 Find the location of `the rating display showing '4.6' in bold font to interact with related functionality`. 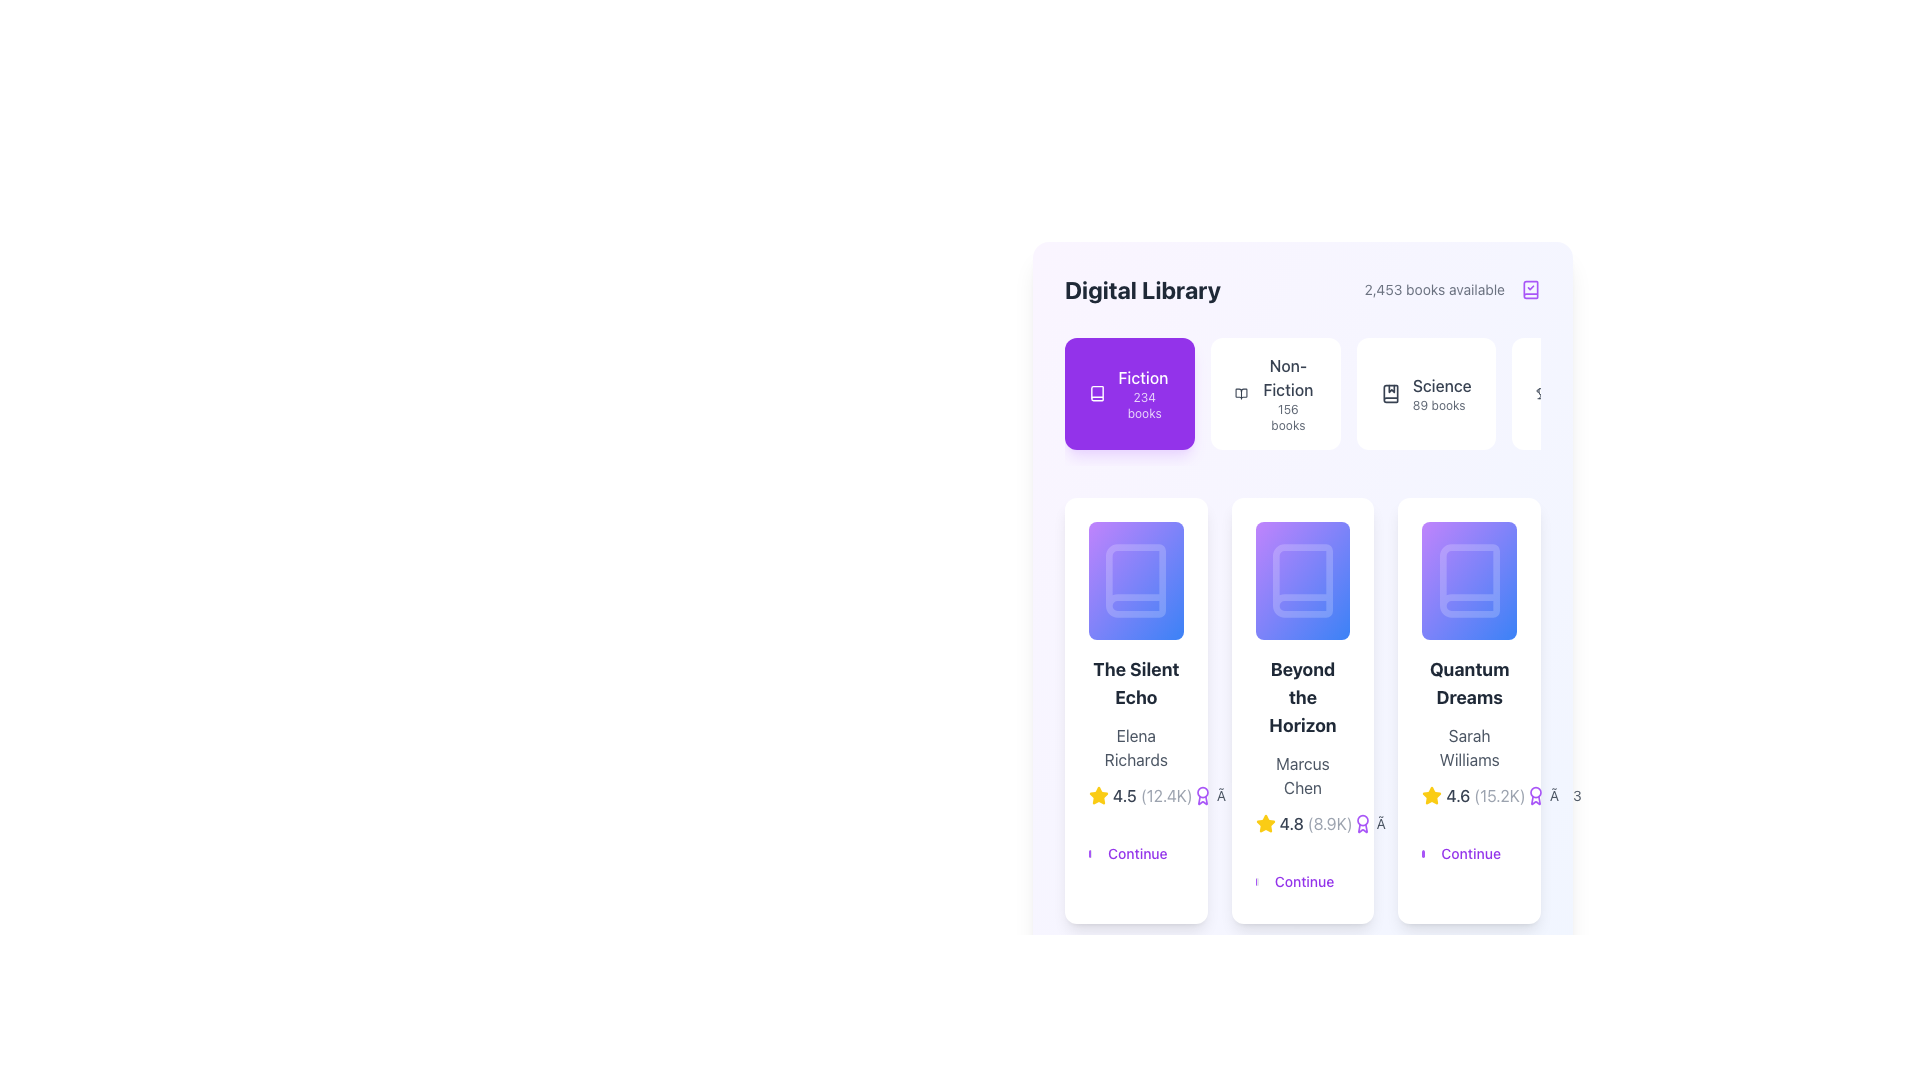

the rating display showing '4.6' in bold font to interact with related functionality is located at coordinates (1469, 795).